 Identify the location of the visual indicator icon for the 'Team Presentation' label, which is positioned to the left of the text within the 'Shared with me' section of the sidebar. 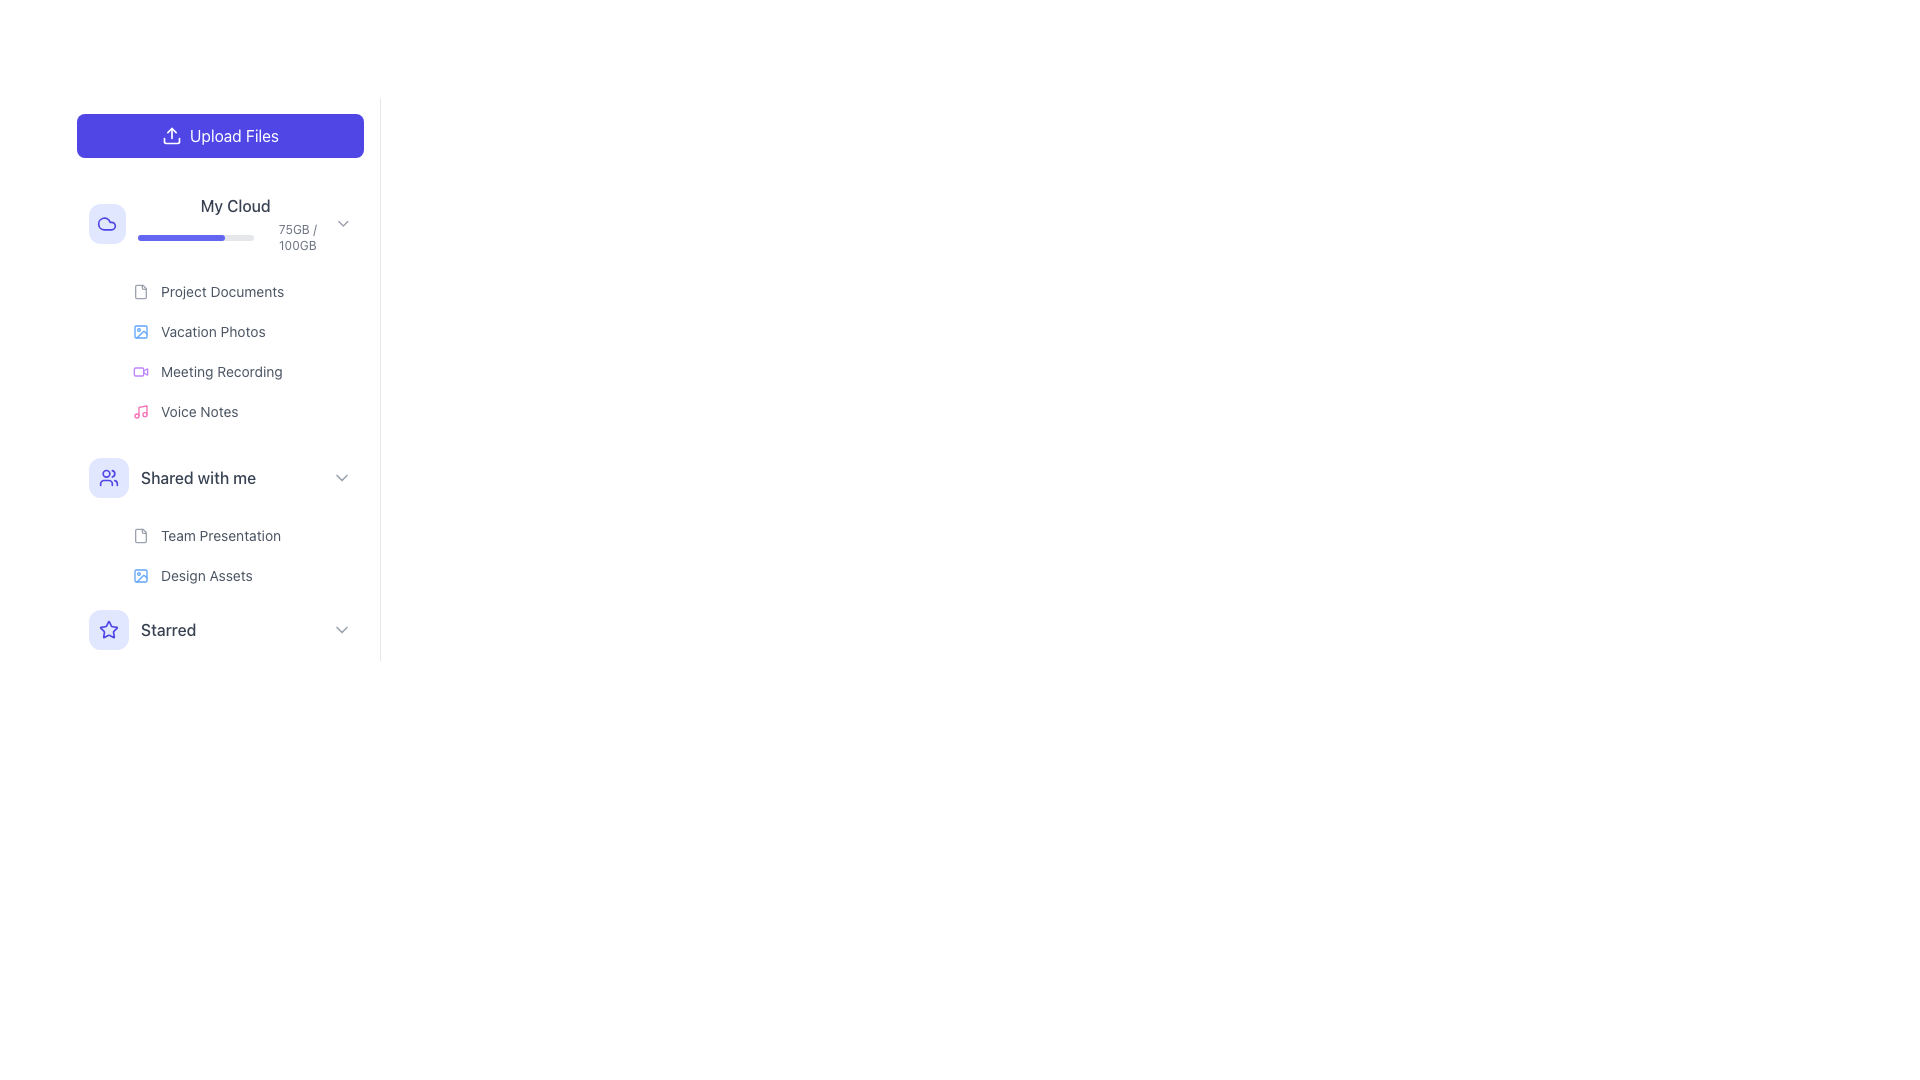
(139, 535).